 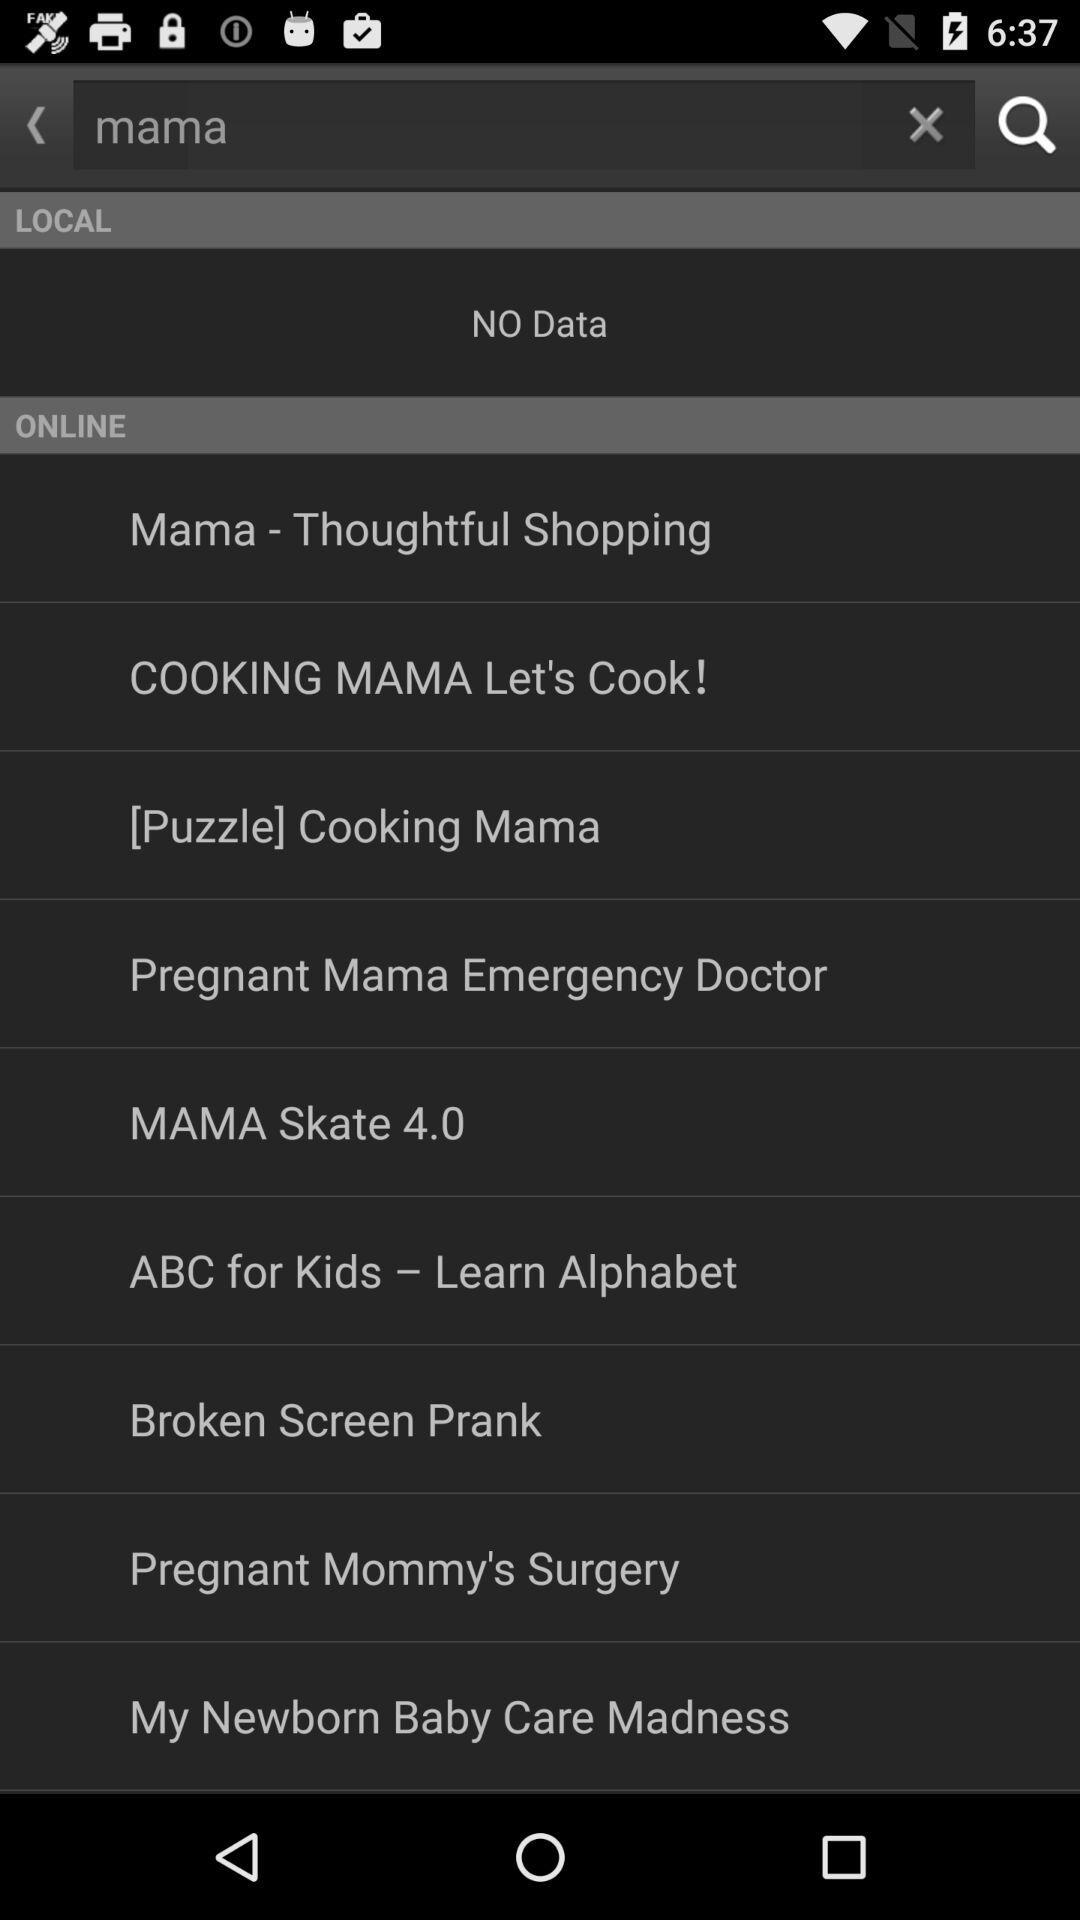 What do you see at coordinates (36, 124) in the screenshot?
I see `item to the left of mama` at bounding box center [36, 124].